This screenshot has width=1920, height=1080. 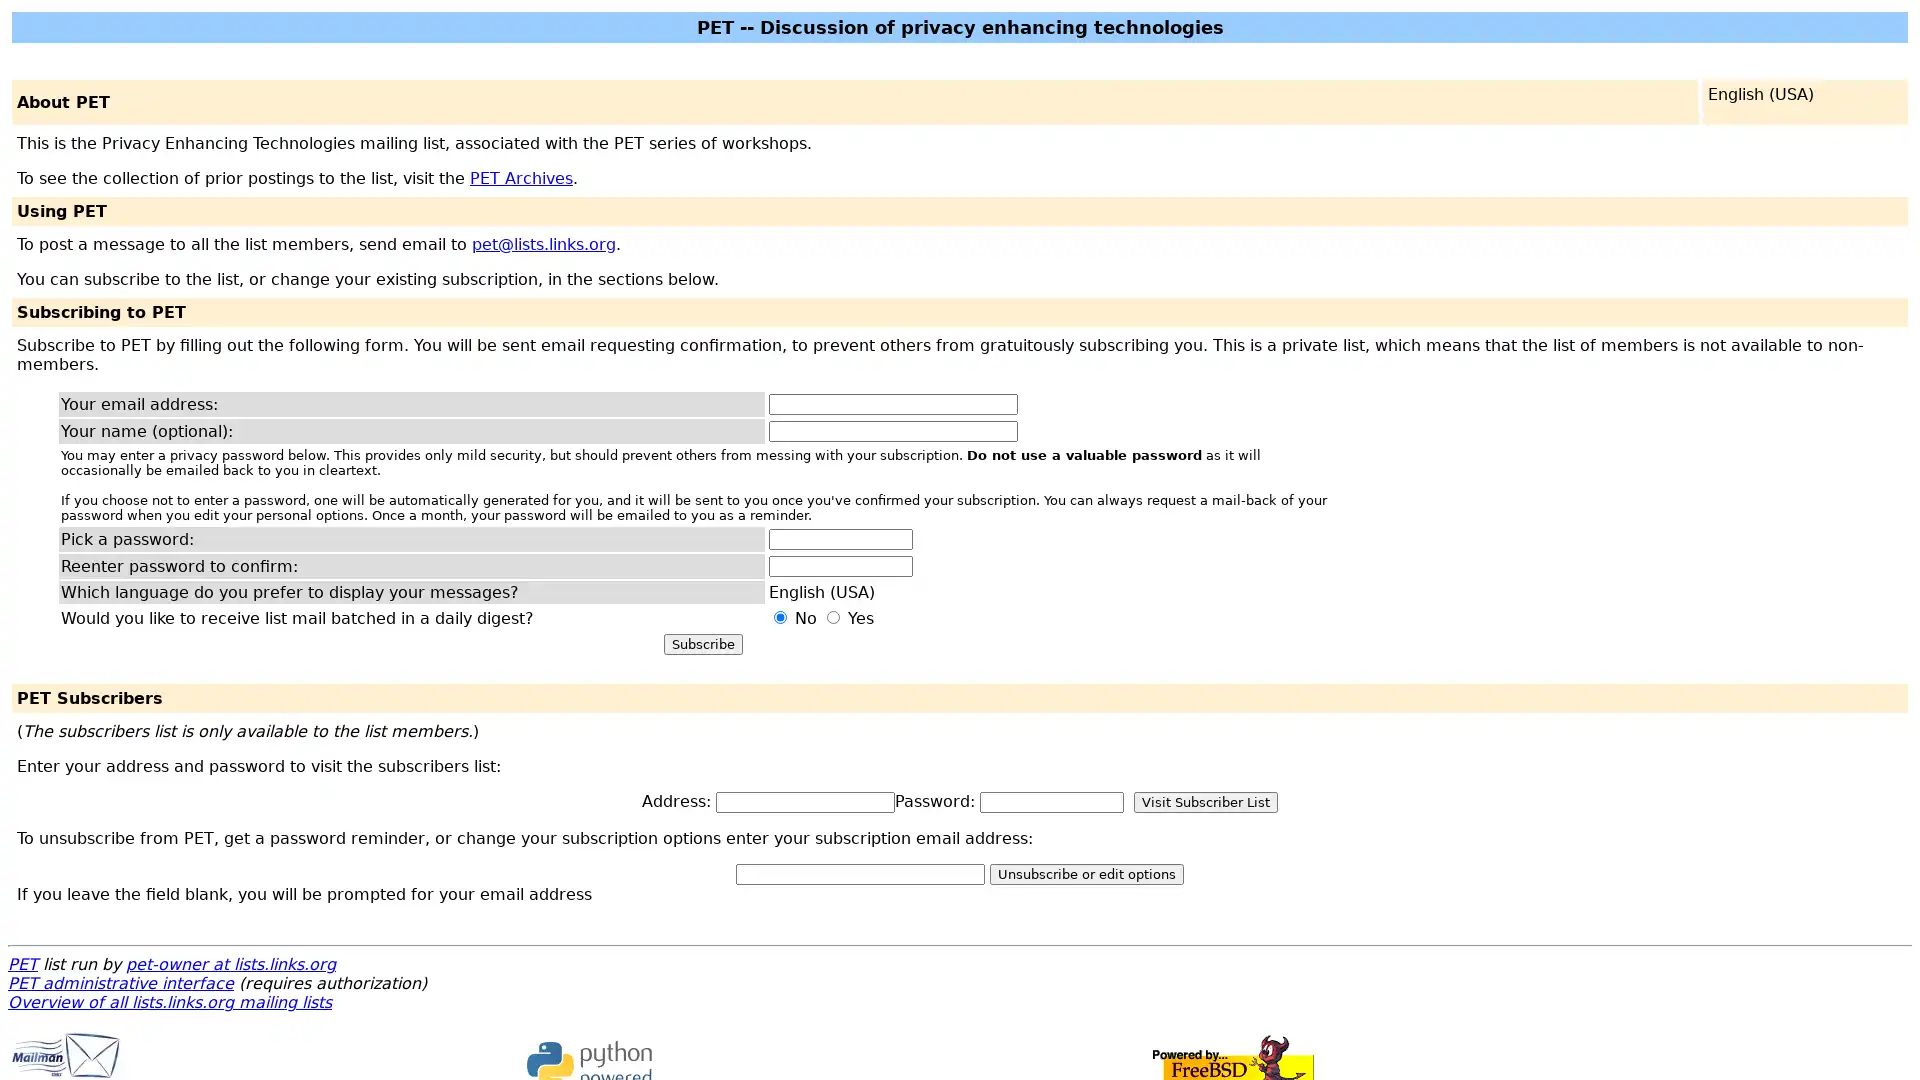 I want to click on Subscribe, so click(x=702, y=644).